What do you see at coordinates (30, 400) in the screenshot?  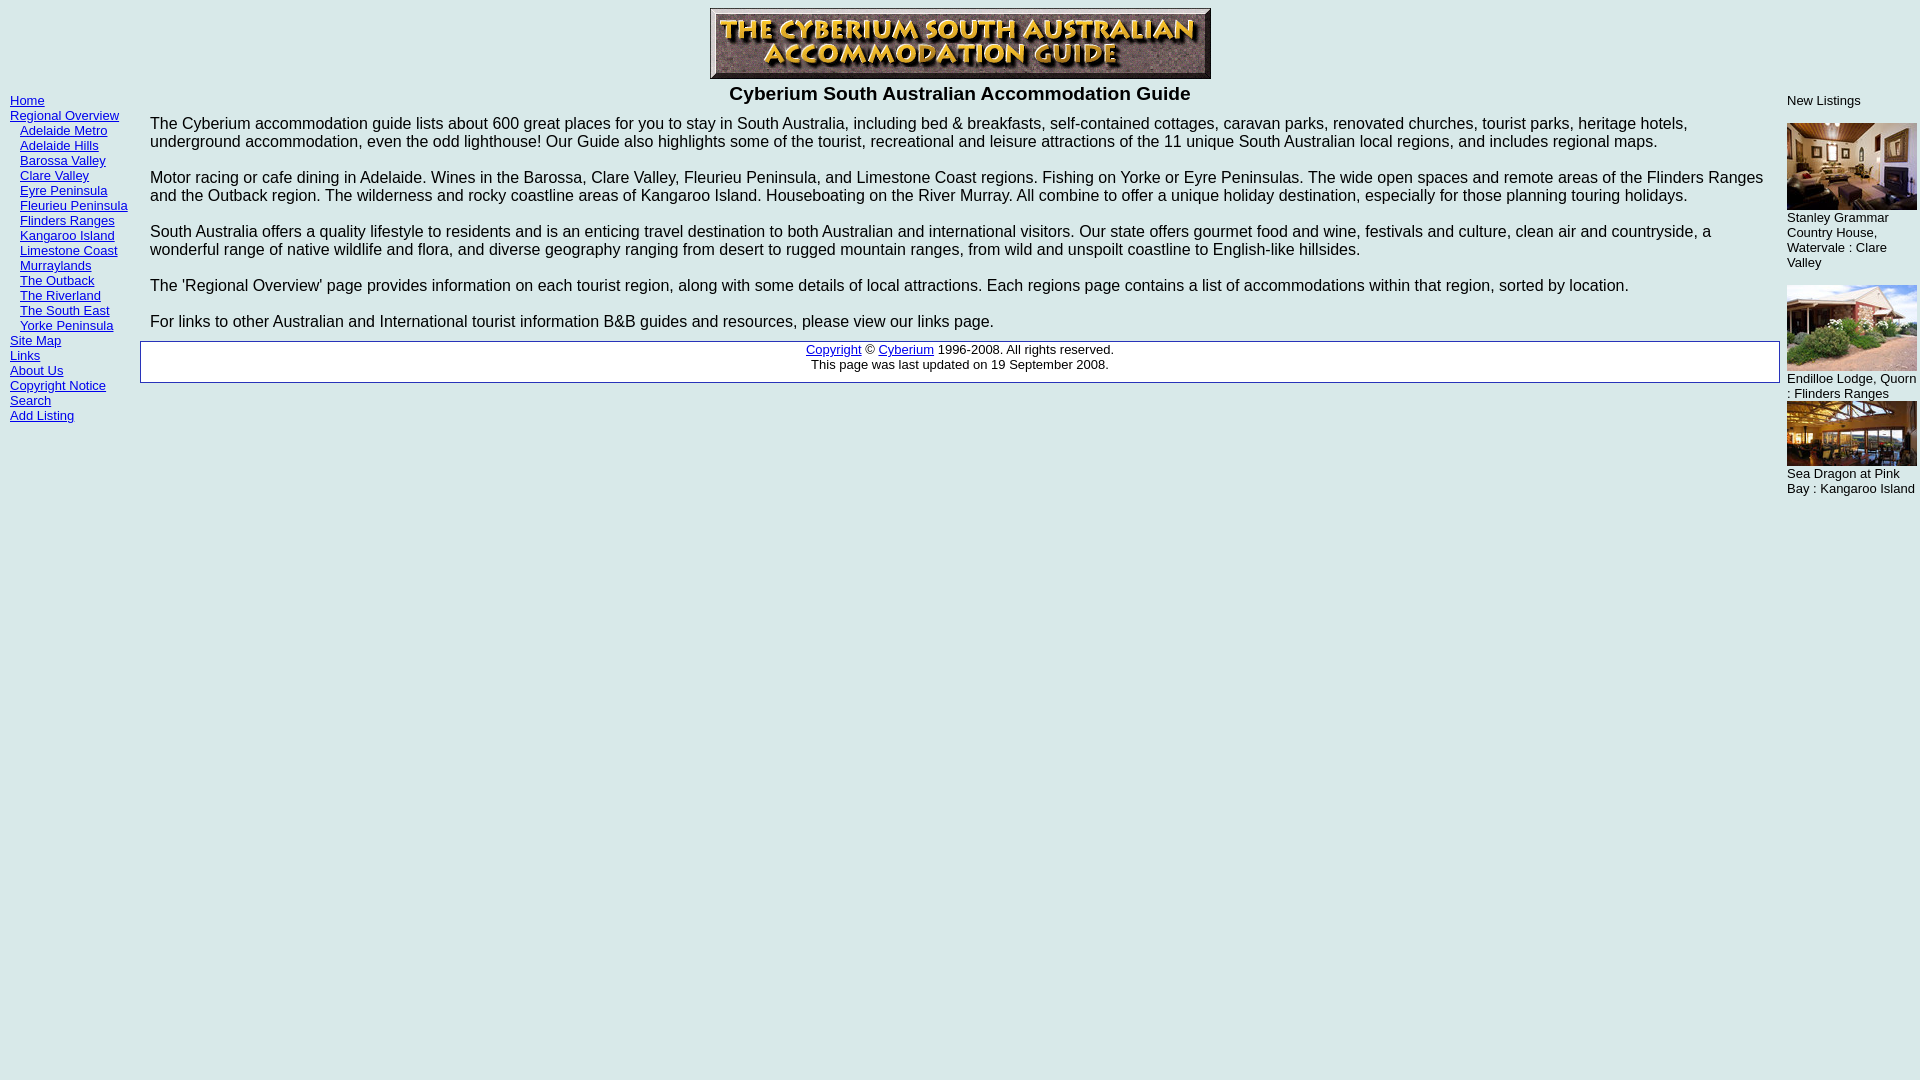 I see `'Search'` at bounding box center [30, 400].